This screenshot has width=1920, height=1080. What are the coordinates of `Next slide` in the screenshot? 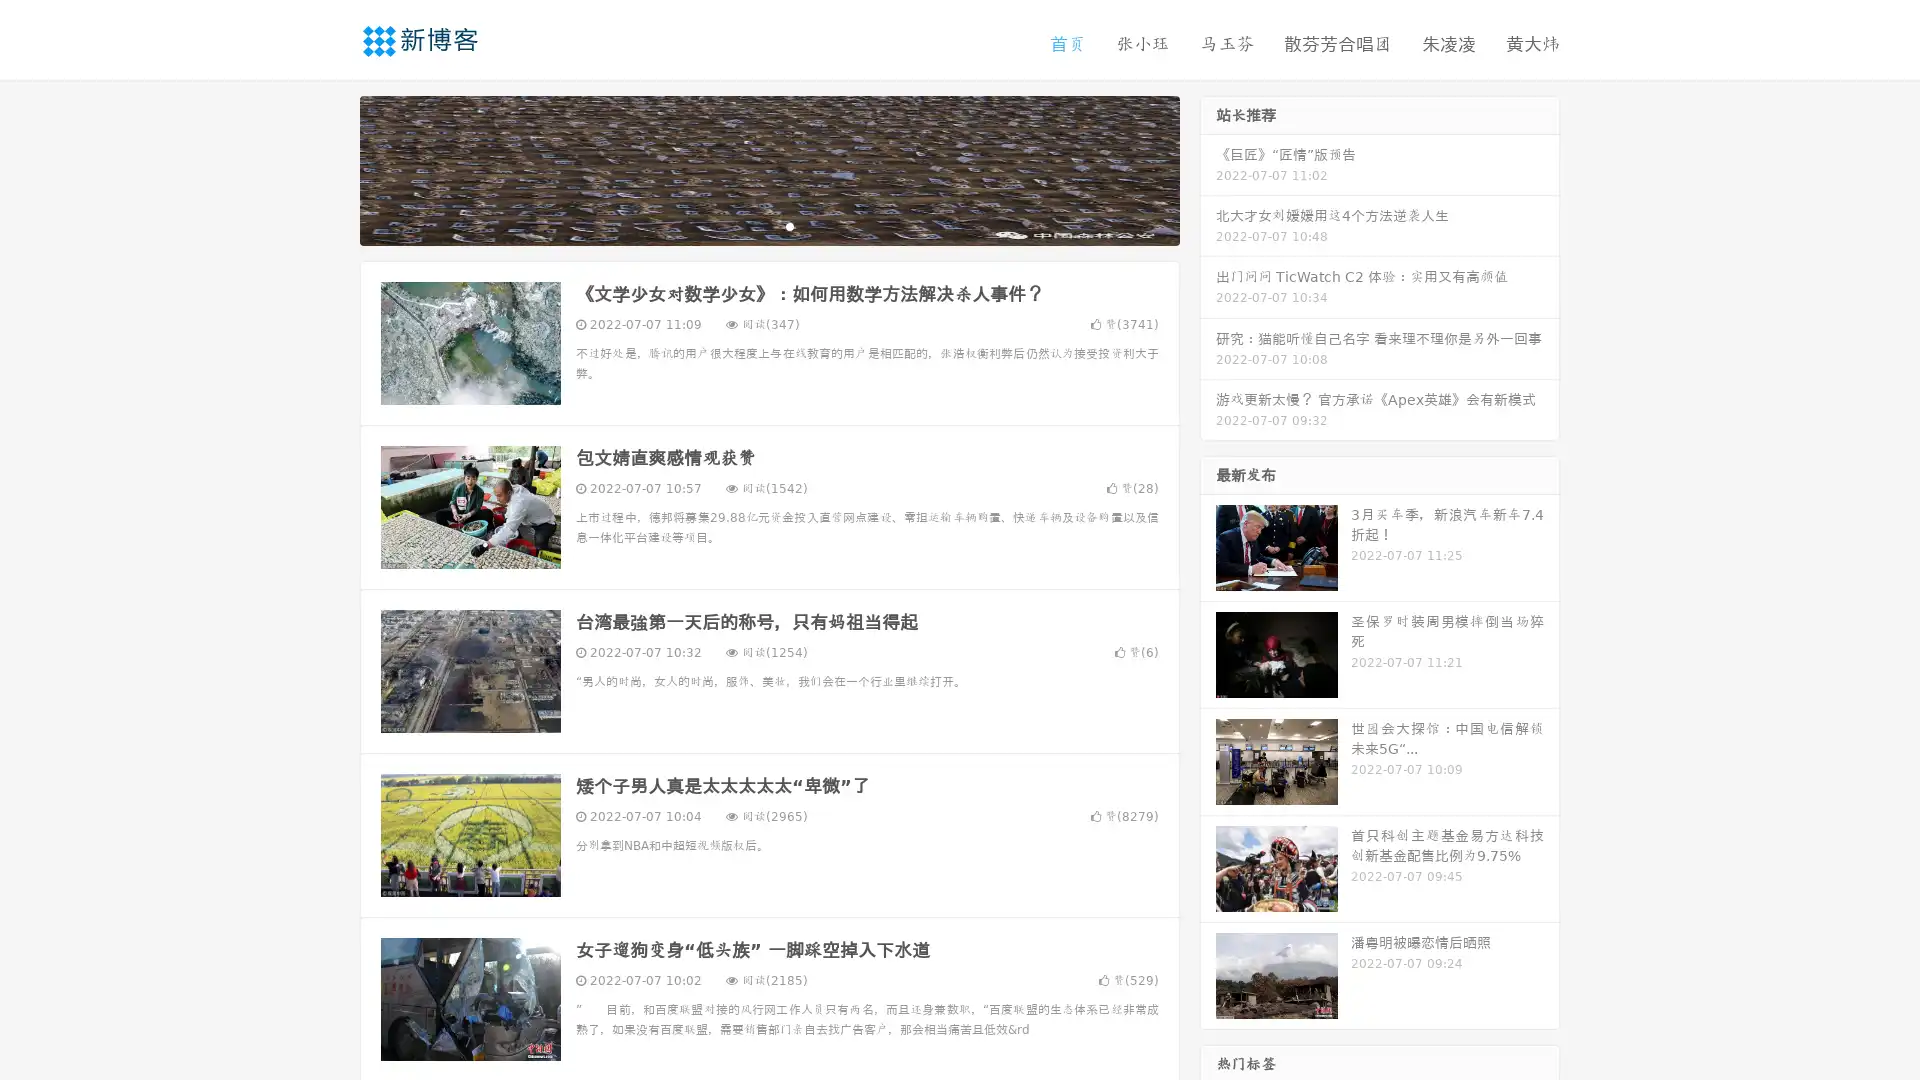 It's located at (1208, 168).